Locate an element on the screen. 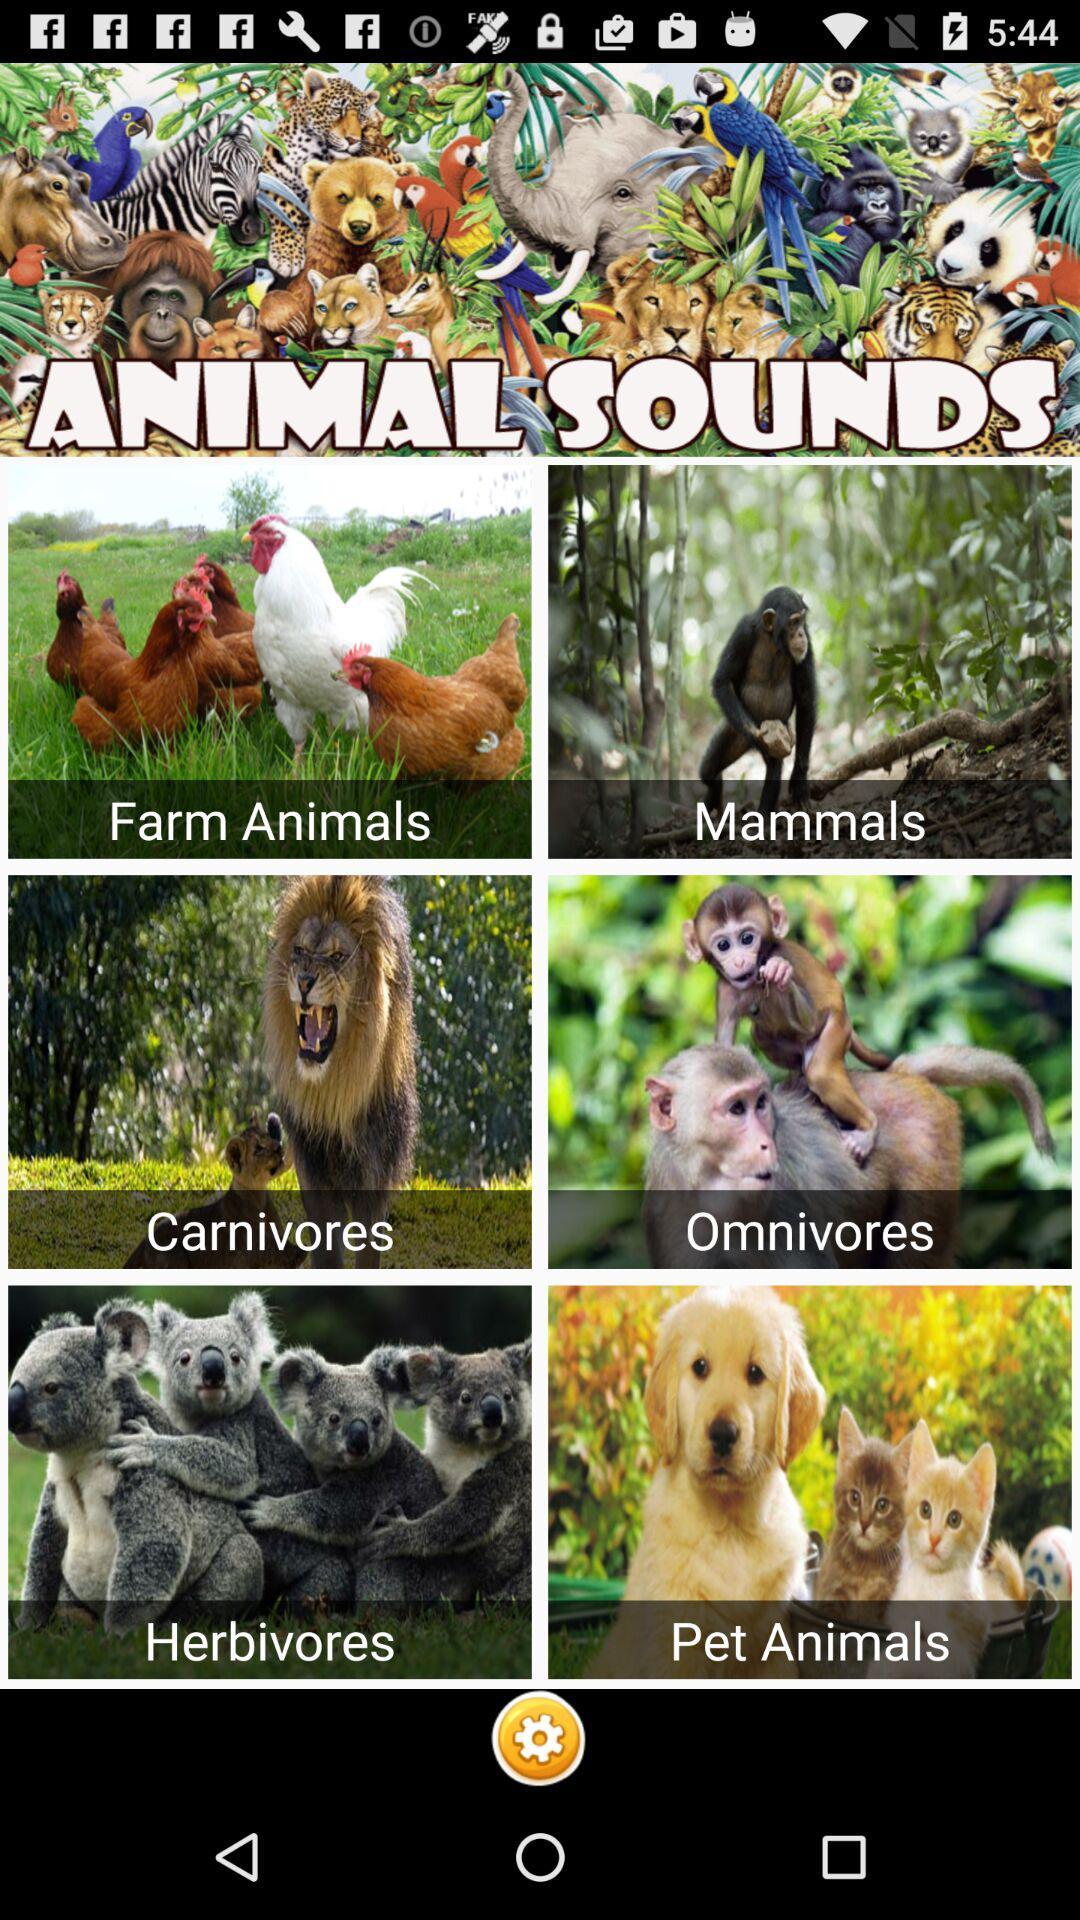 Image resolution: width=1080 pixels, height=1920 pixels. carnivores picture is located at coordinates (270, 1070).